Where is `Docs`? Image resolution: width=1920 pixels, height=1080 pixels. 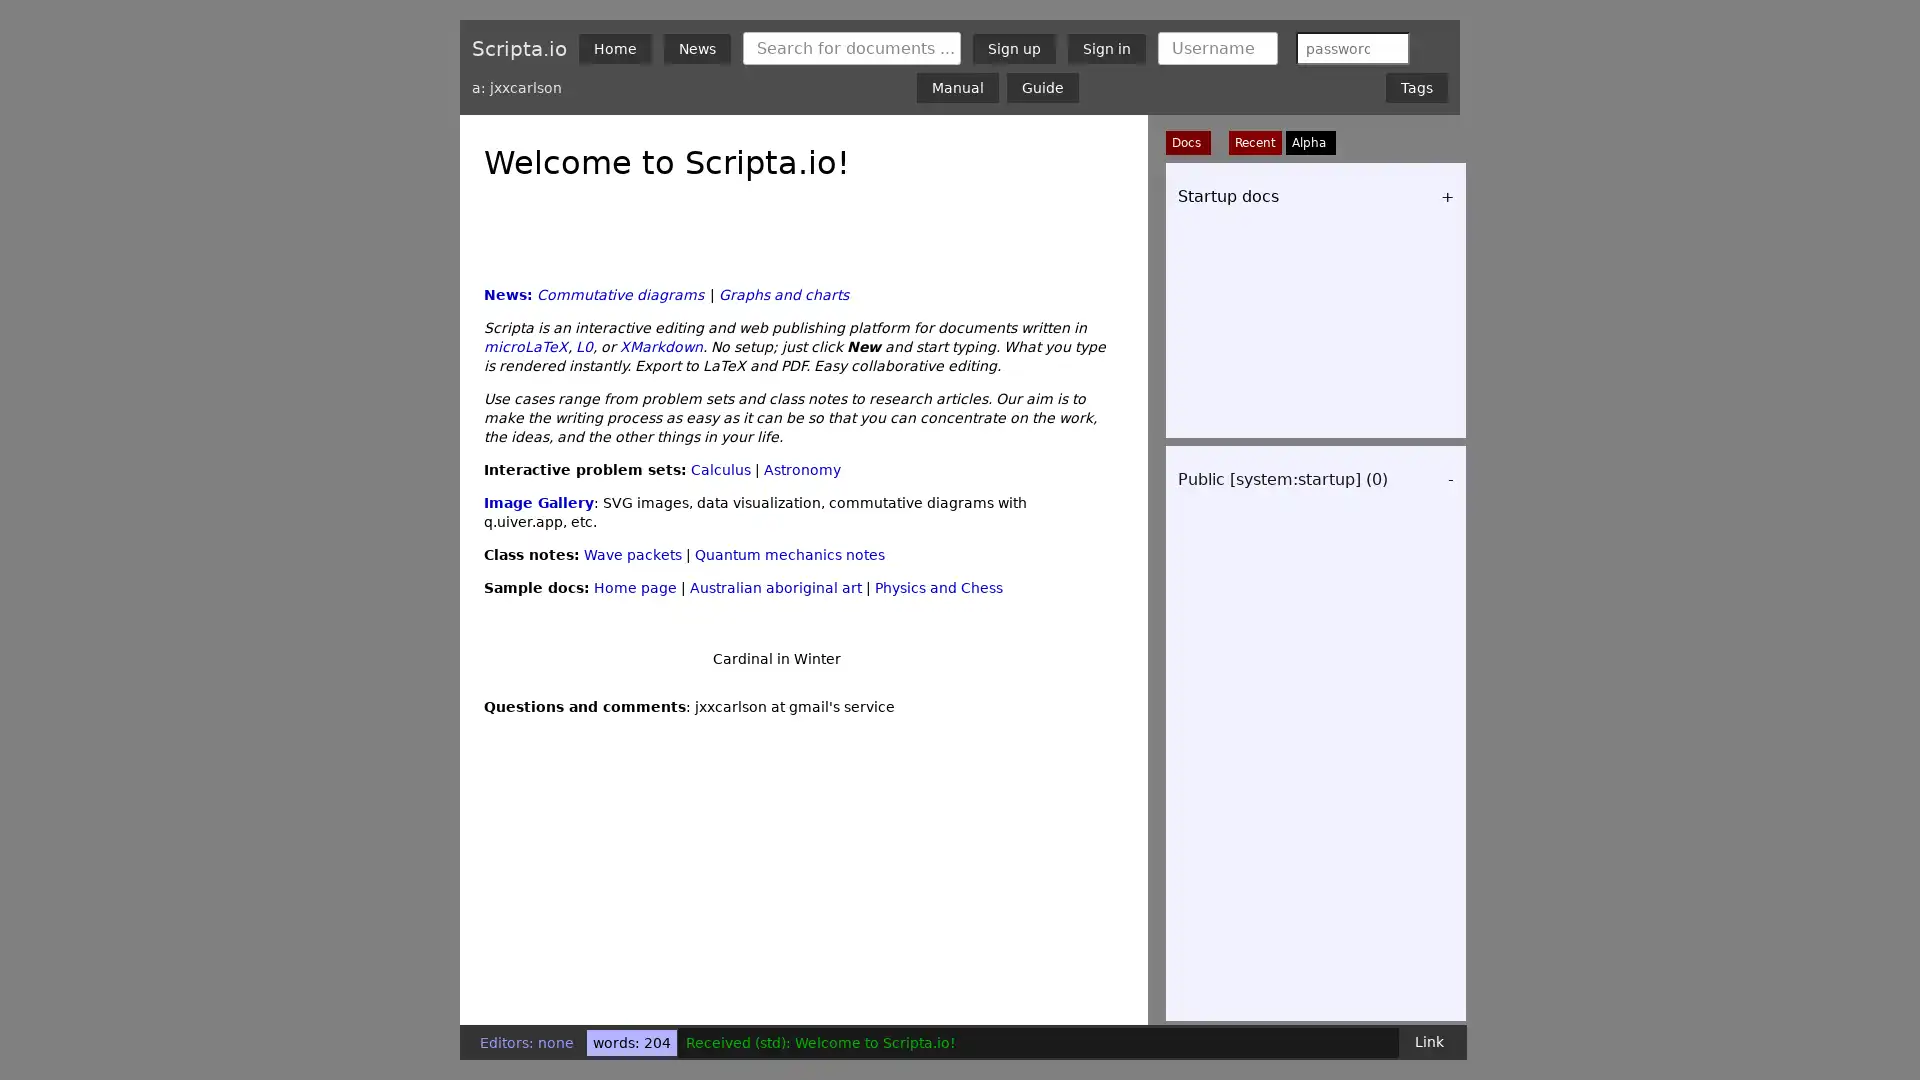 Docs is located at coordinates (1188, 141).